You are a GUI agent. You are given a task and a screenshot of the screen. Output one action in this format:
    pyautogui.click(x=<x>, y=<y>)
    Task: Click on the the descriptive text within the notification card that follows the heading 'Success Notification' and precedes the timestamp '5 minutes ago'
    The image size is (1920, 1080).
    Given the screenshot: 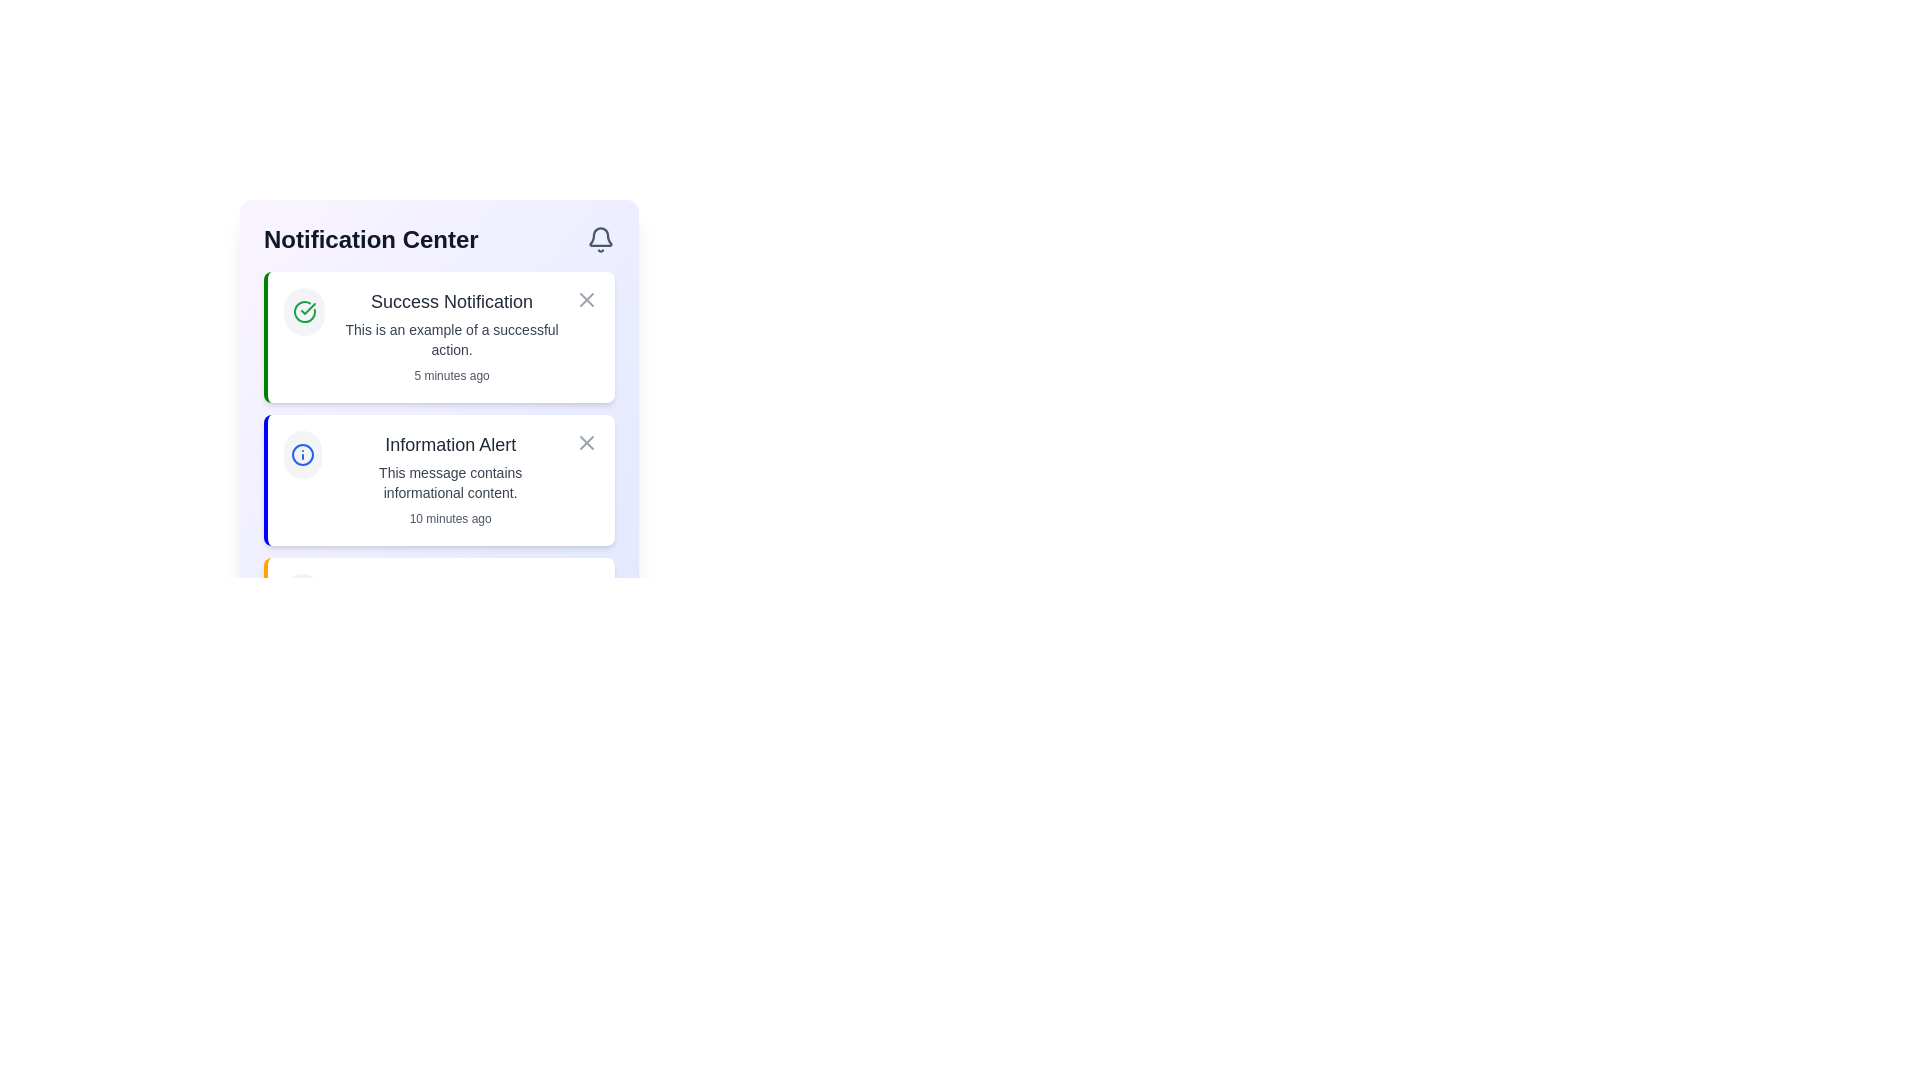 What is the action you would take?
    pyautogui.click(x=451, y=338)
    